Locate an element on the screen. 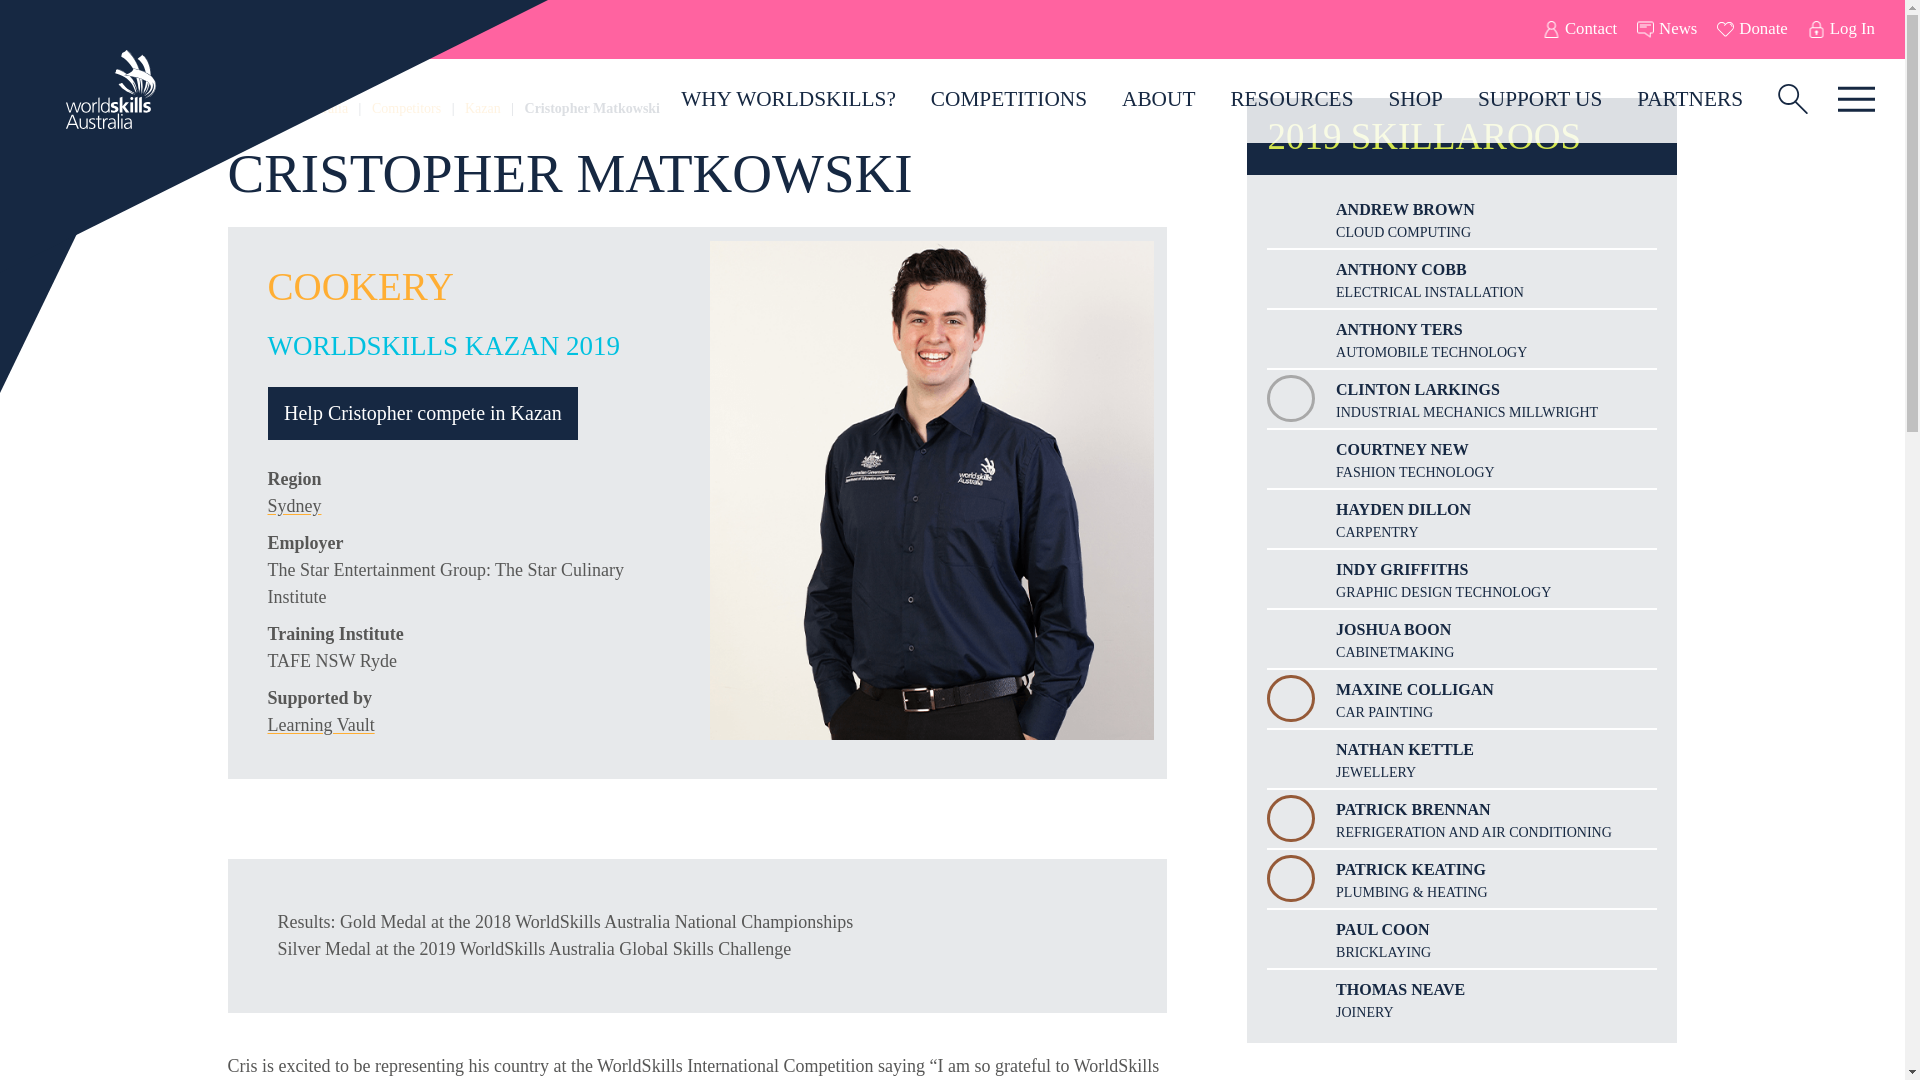 The image size is (1920, 1080). 'Help Cristopher compete in Kazan' is located at coordinates (422, 412).